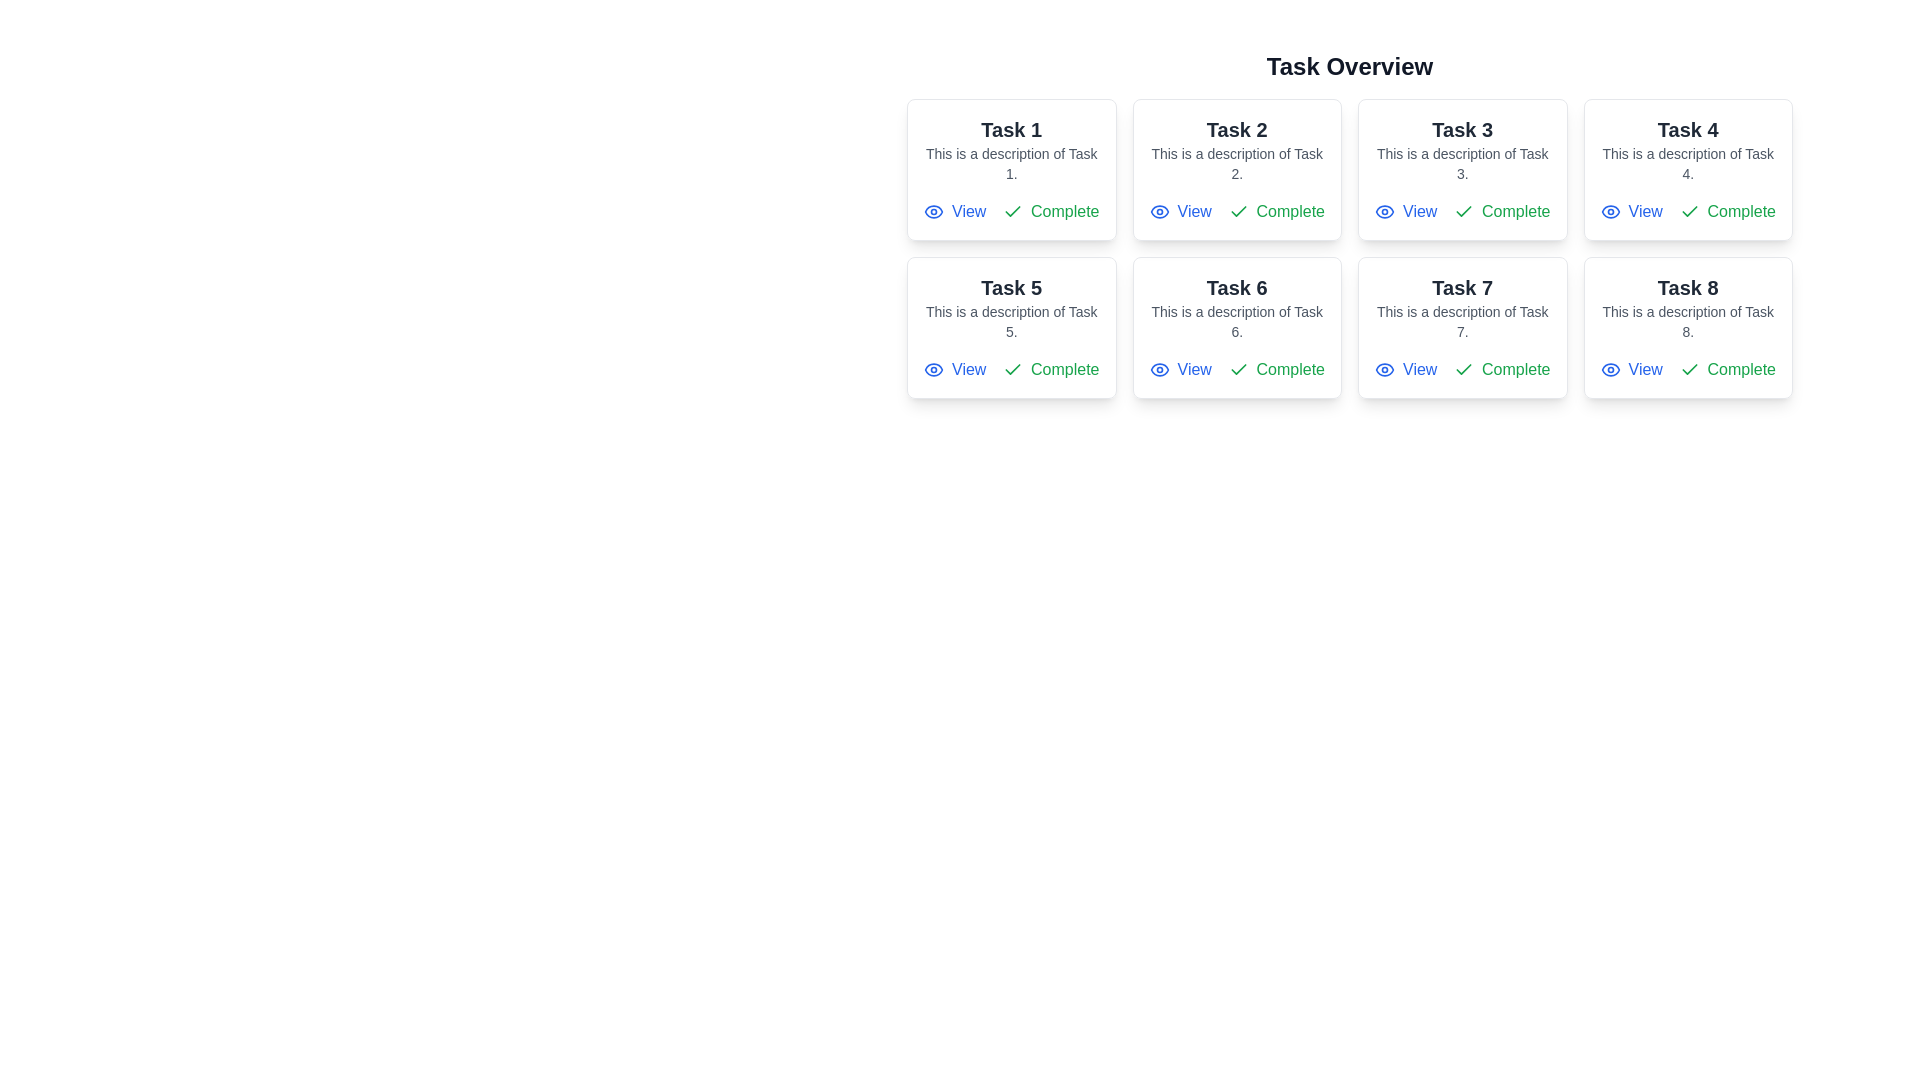 The width and height of the screenshot is (1920, 1080). Describe the element at coordinates (1236, 370) in the screenshot. I see `the 'Complete' text and checkmark icon in the 'View Complete' group located at the bottom of the 'Task 6' card to mark the task as complete` at that location.